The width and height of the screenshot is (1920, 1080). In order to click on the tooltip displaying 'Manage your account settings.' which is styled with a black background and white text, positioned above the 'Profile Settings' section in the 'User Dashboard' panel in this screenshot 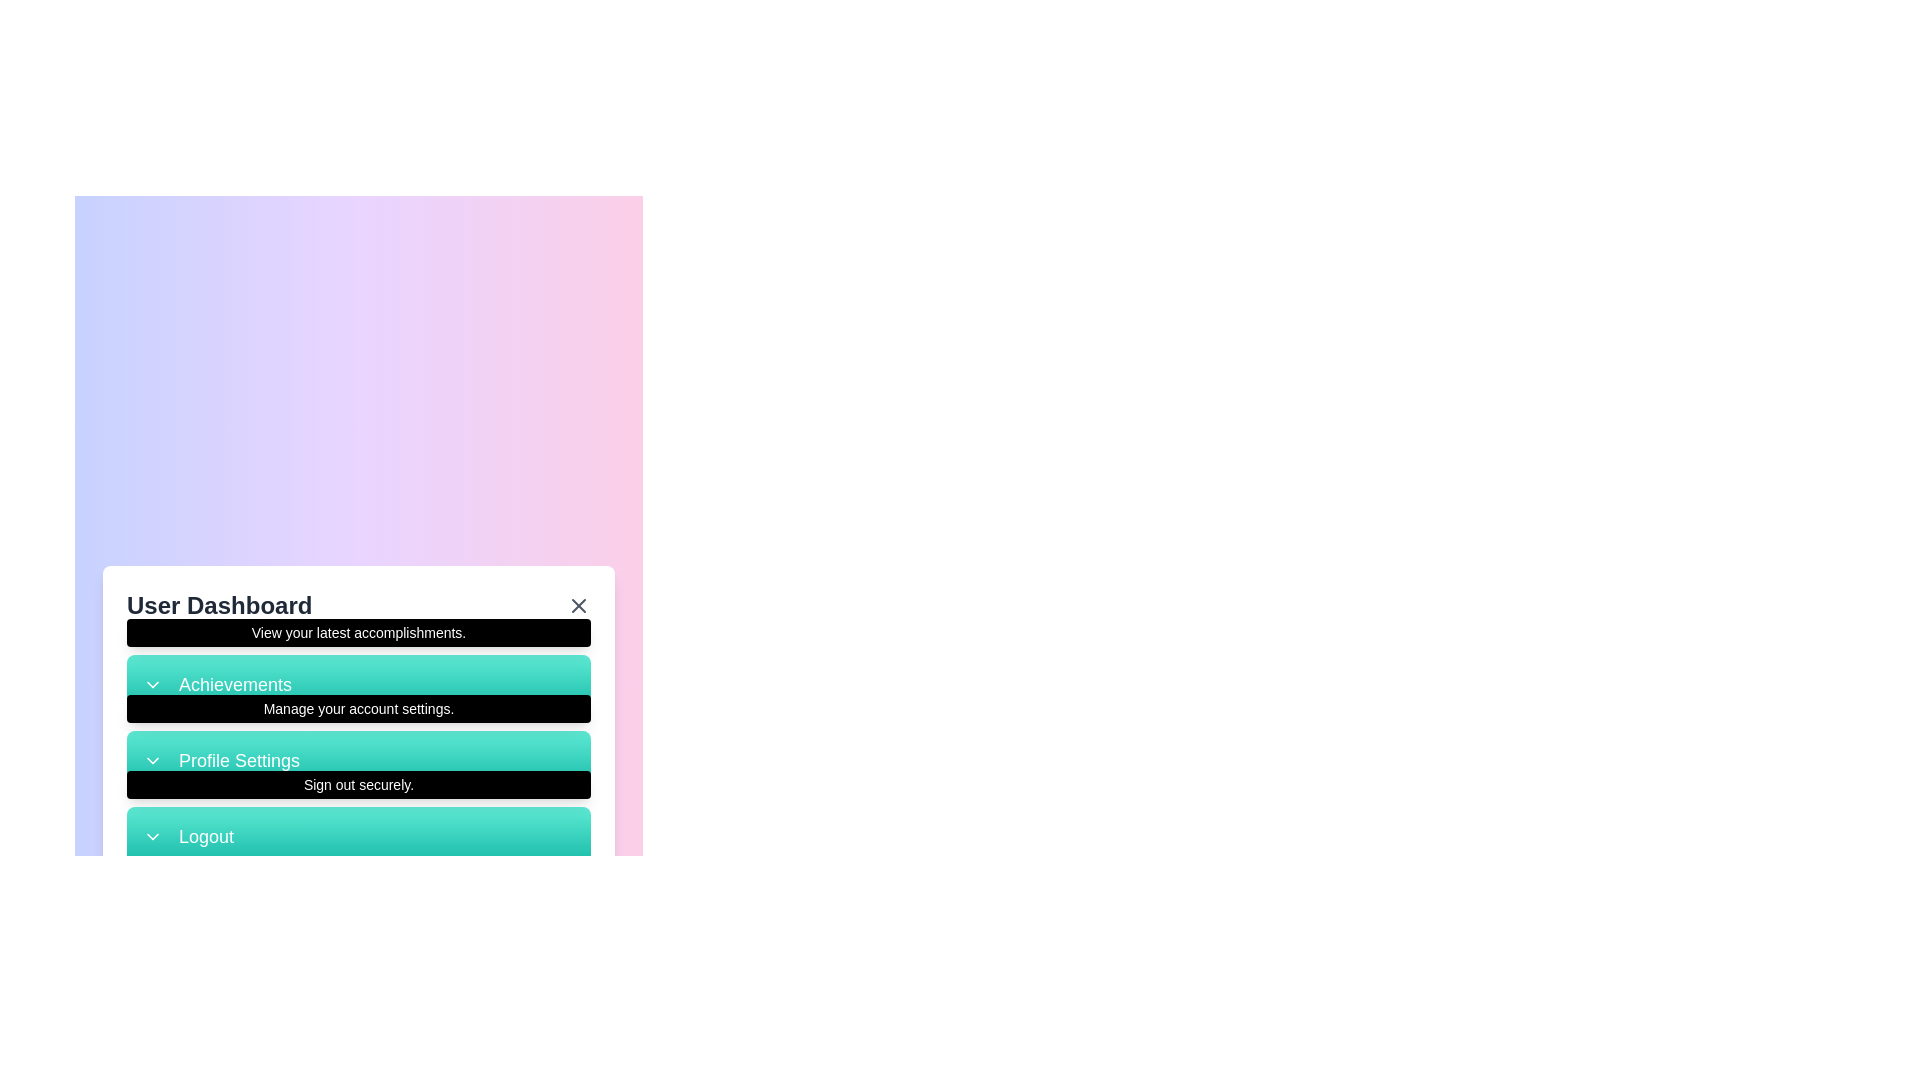, I will do `click(359, 707)`.